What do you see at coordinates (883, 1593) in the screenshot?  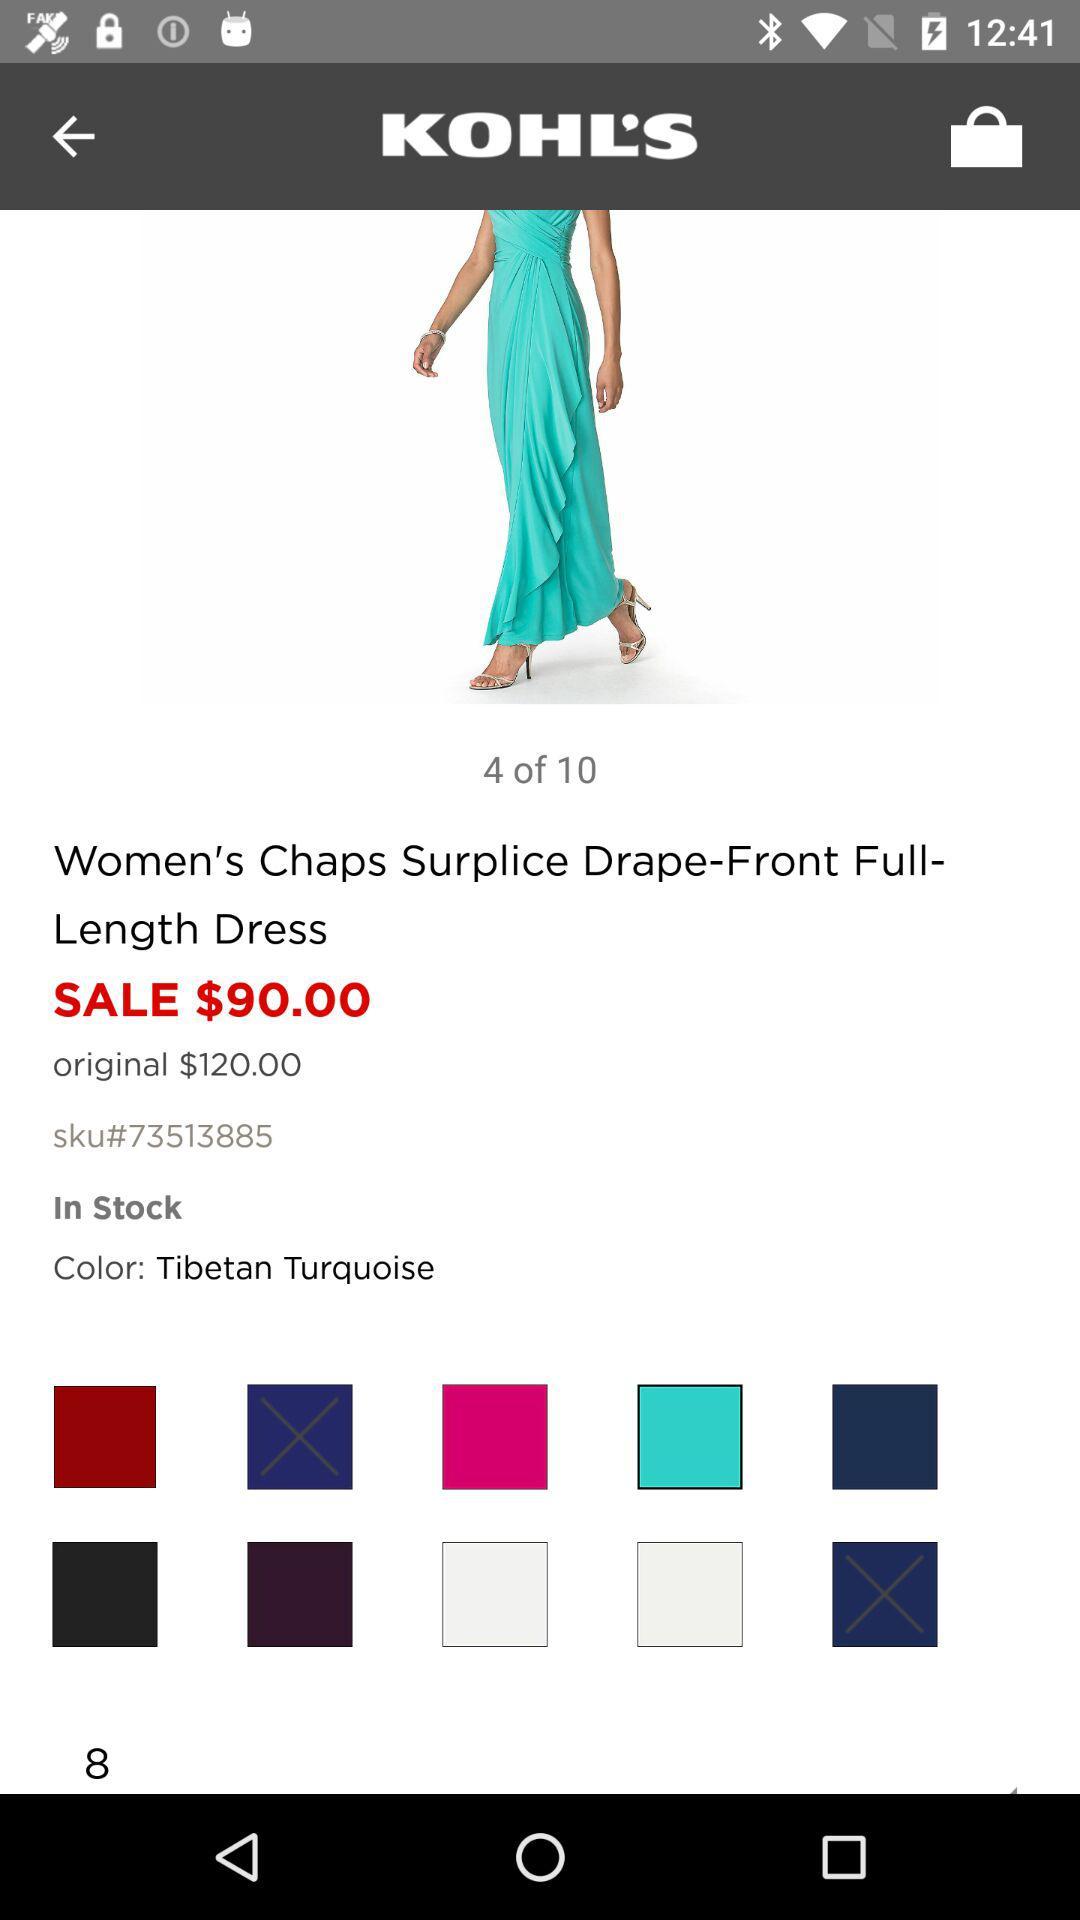 I see `blue` at bounding box center [883, 1593].